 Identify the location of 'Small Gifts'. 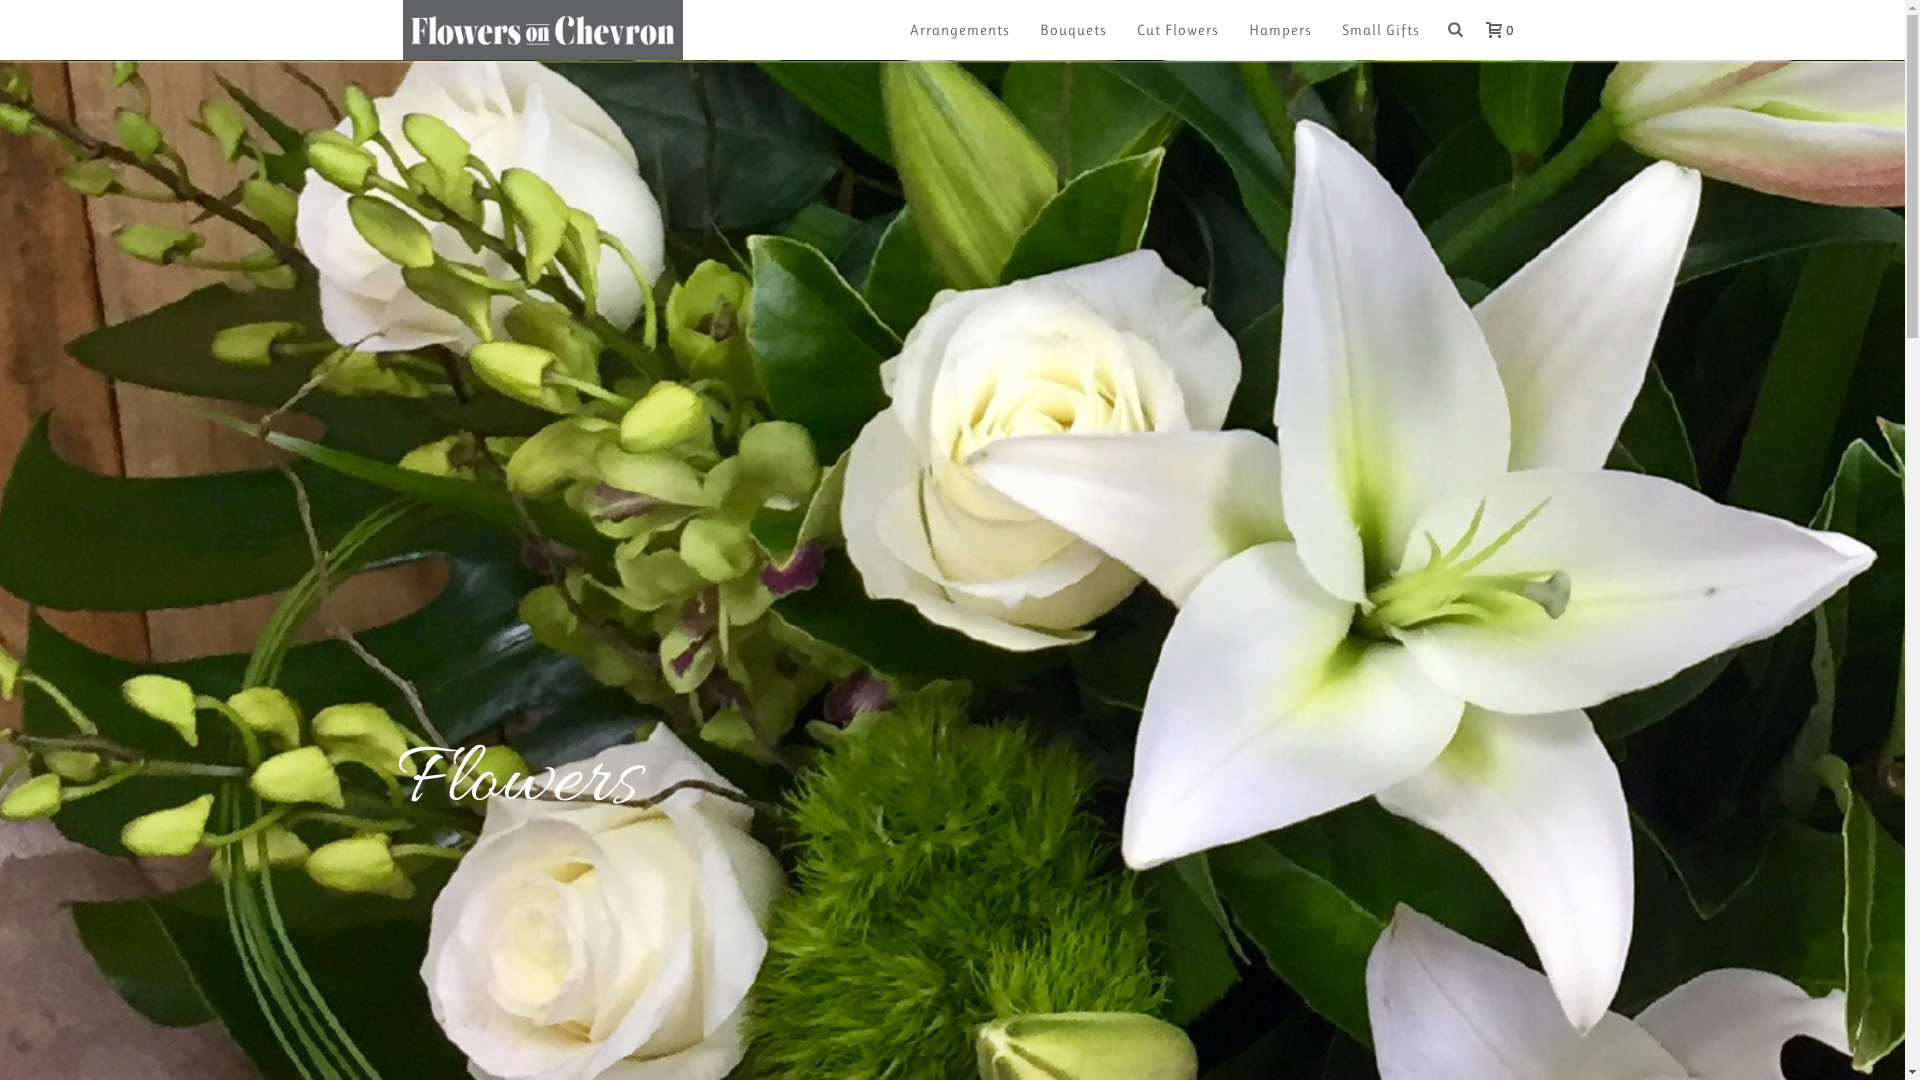
(1380, 30).